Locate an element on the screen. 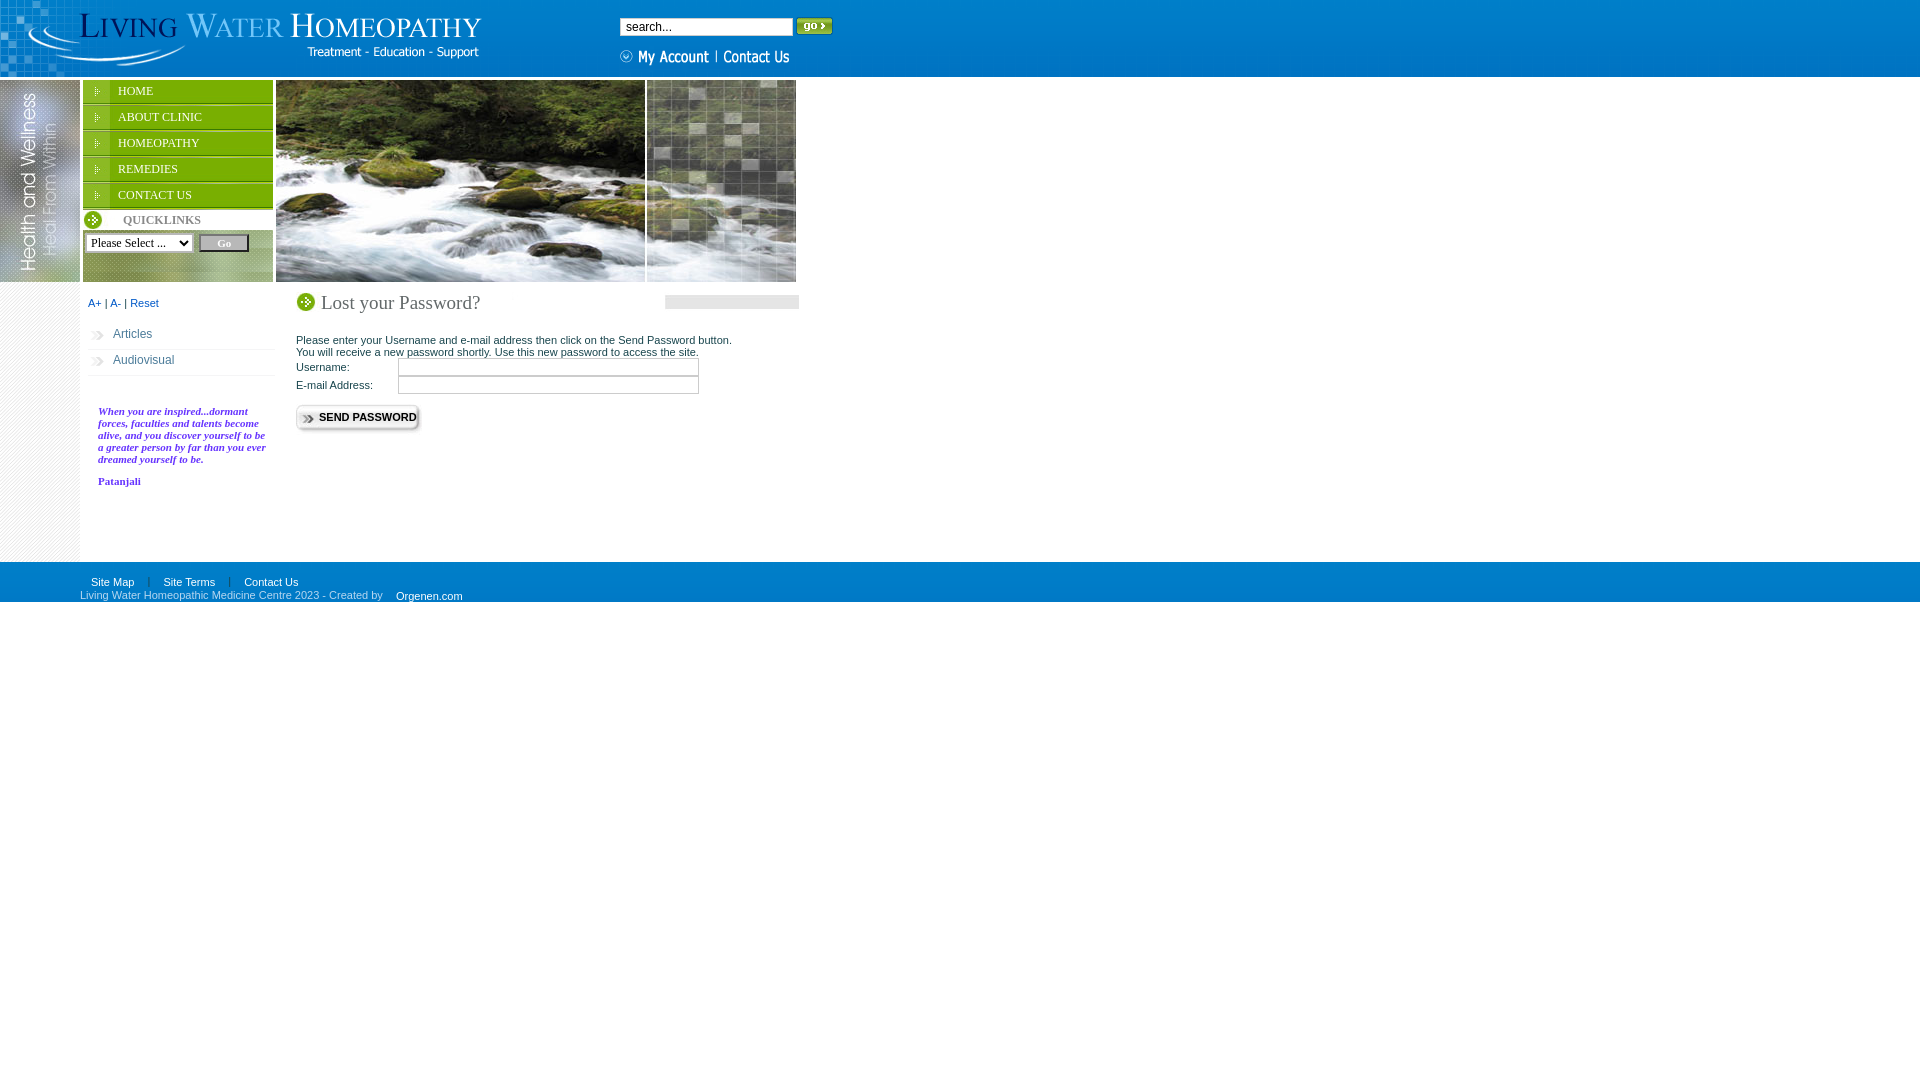 This screenshot has height=1080, width=1920. 'Orgenen.com' is located at coordinates (428, 595).